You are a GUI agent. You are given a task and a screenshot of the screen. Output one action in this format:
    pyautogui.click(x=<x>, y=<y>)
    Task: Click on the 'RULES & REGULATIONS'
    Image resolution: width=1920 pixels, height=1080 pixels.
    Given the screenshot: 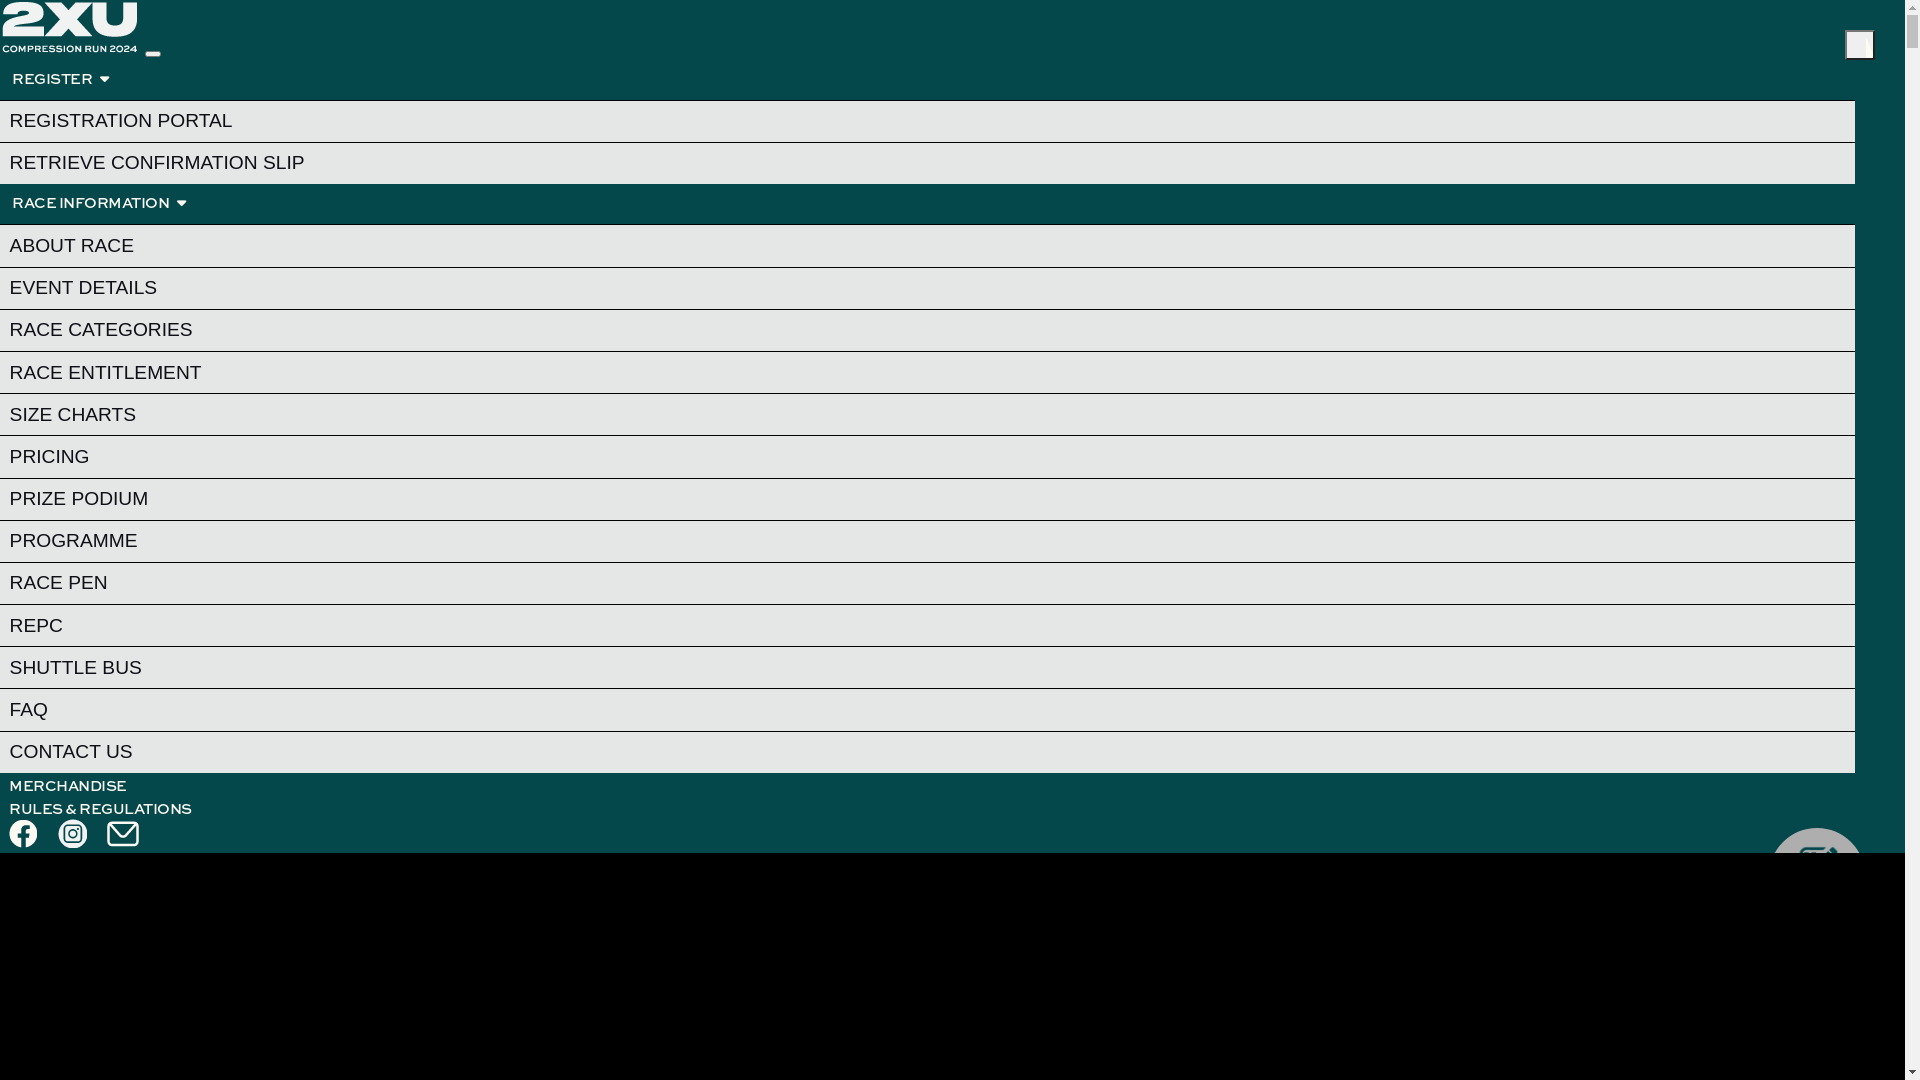 What is the action you would take?
    pyautogui.click(x=99, y=808)
    